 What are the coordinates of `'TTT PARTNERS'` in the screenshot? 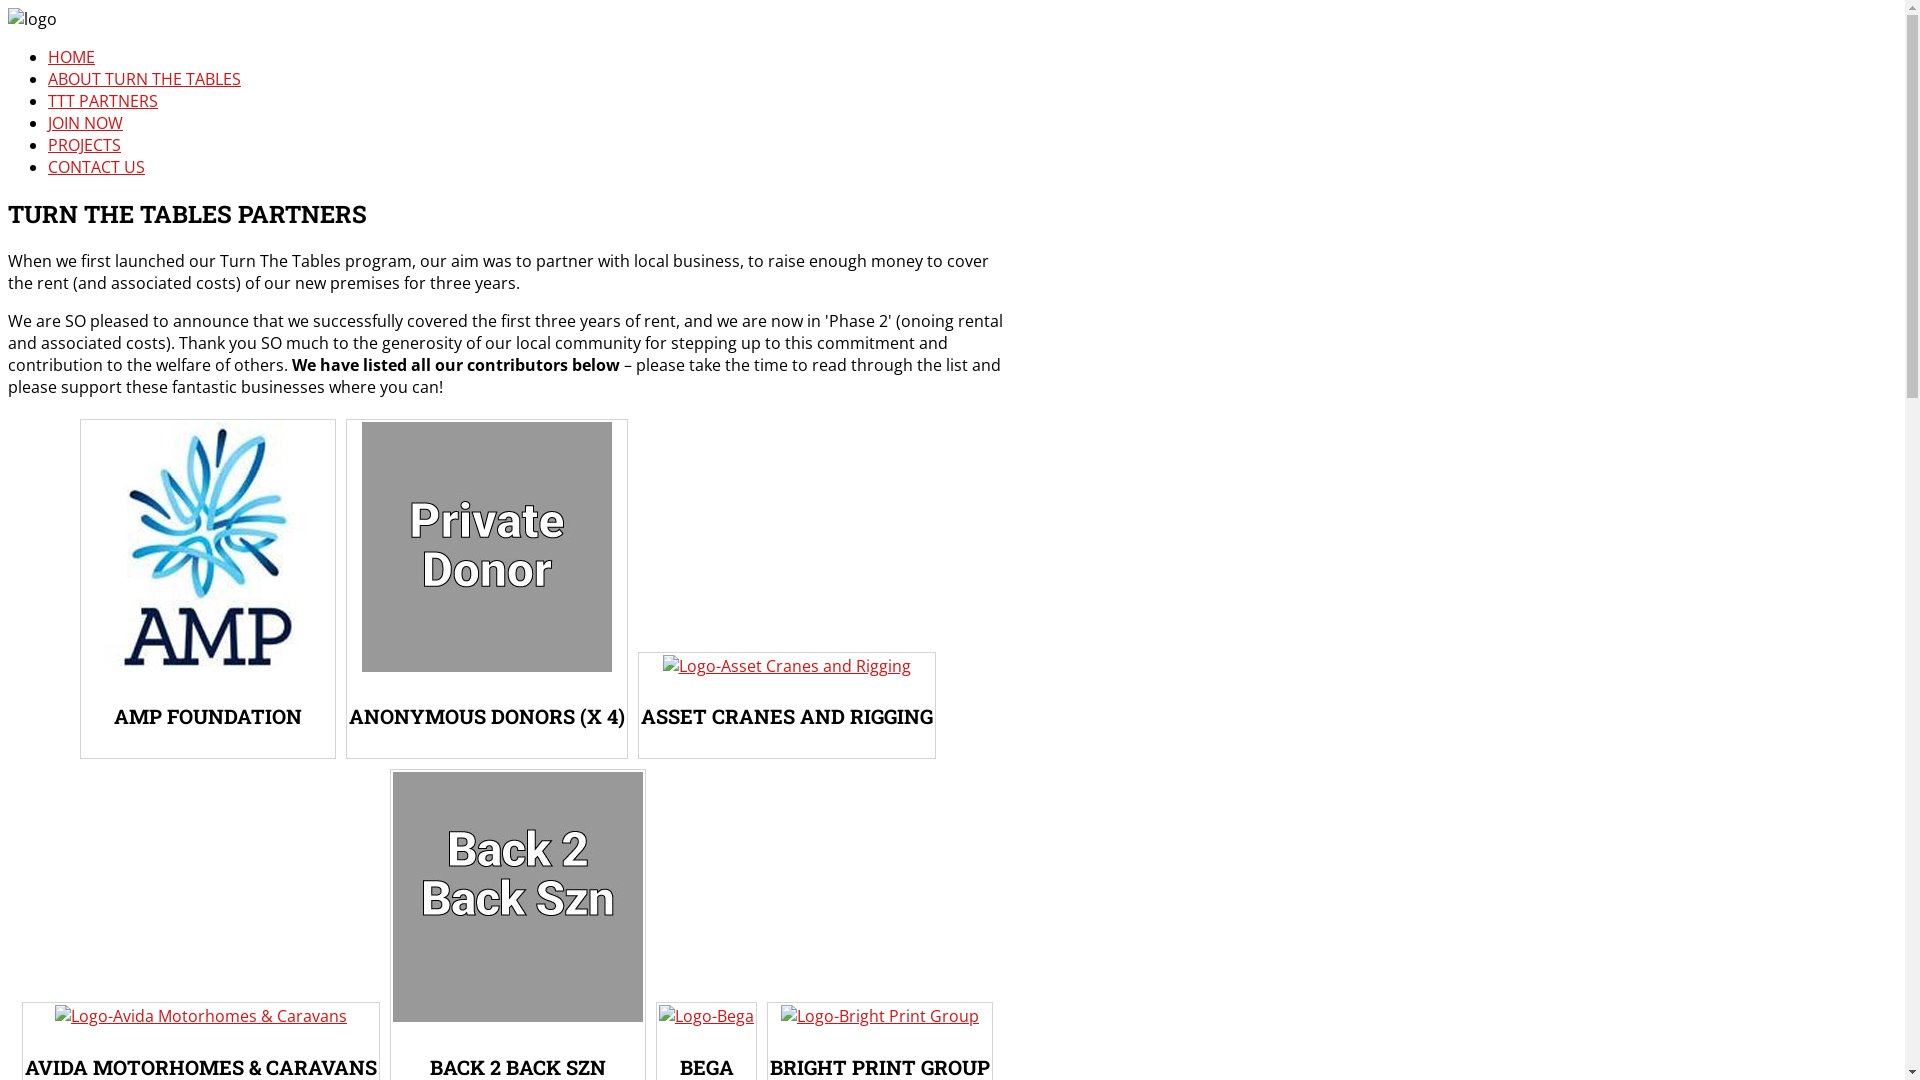 It's located at (101, 100).